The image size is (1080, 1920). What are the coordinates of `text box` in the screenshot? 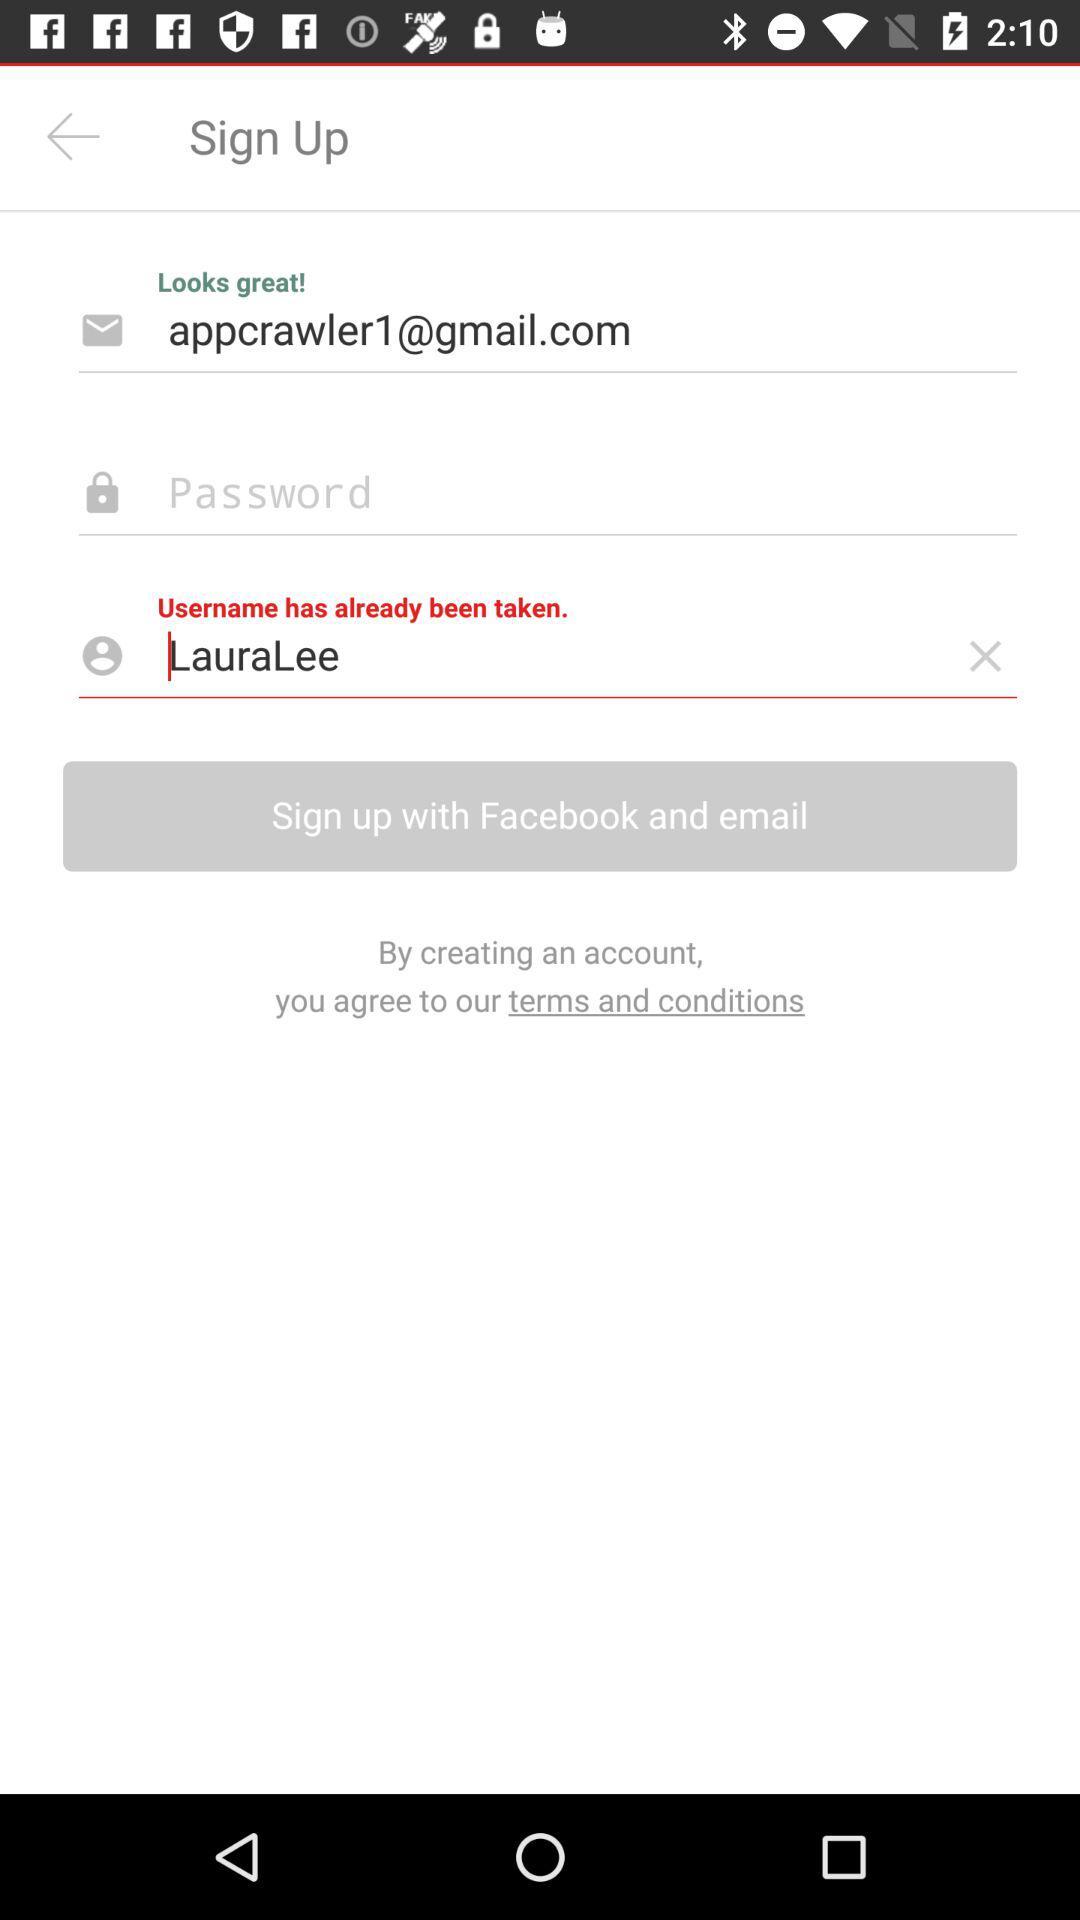 It's located at (515, 493).